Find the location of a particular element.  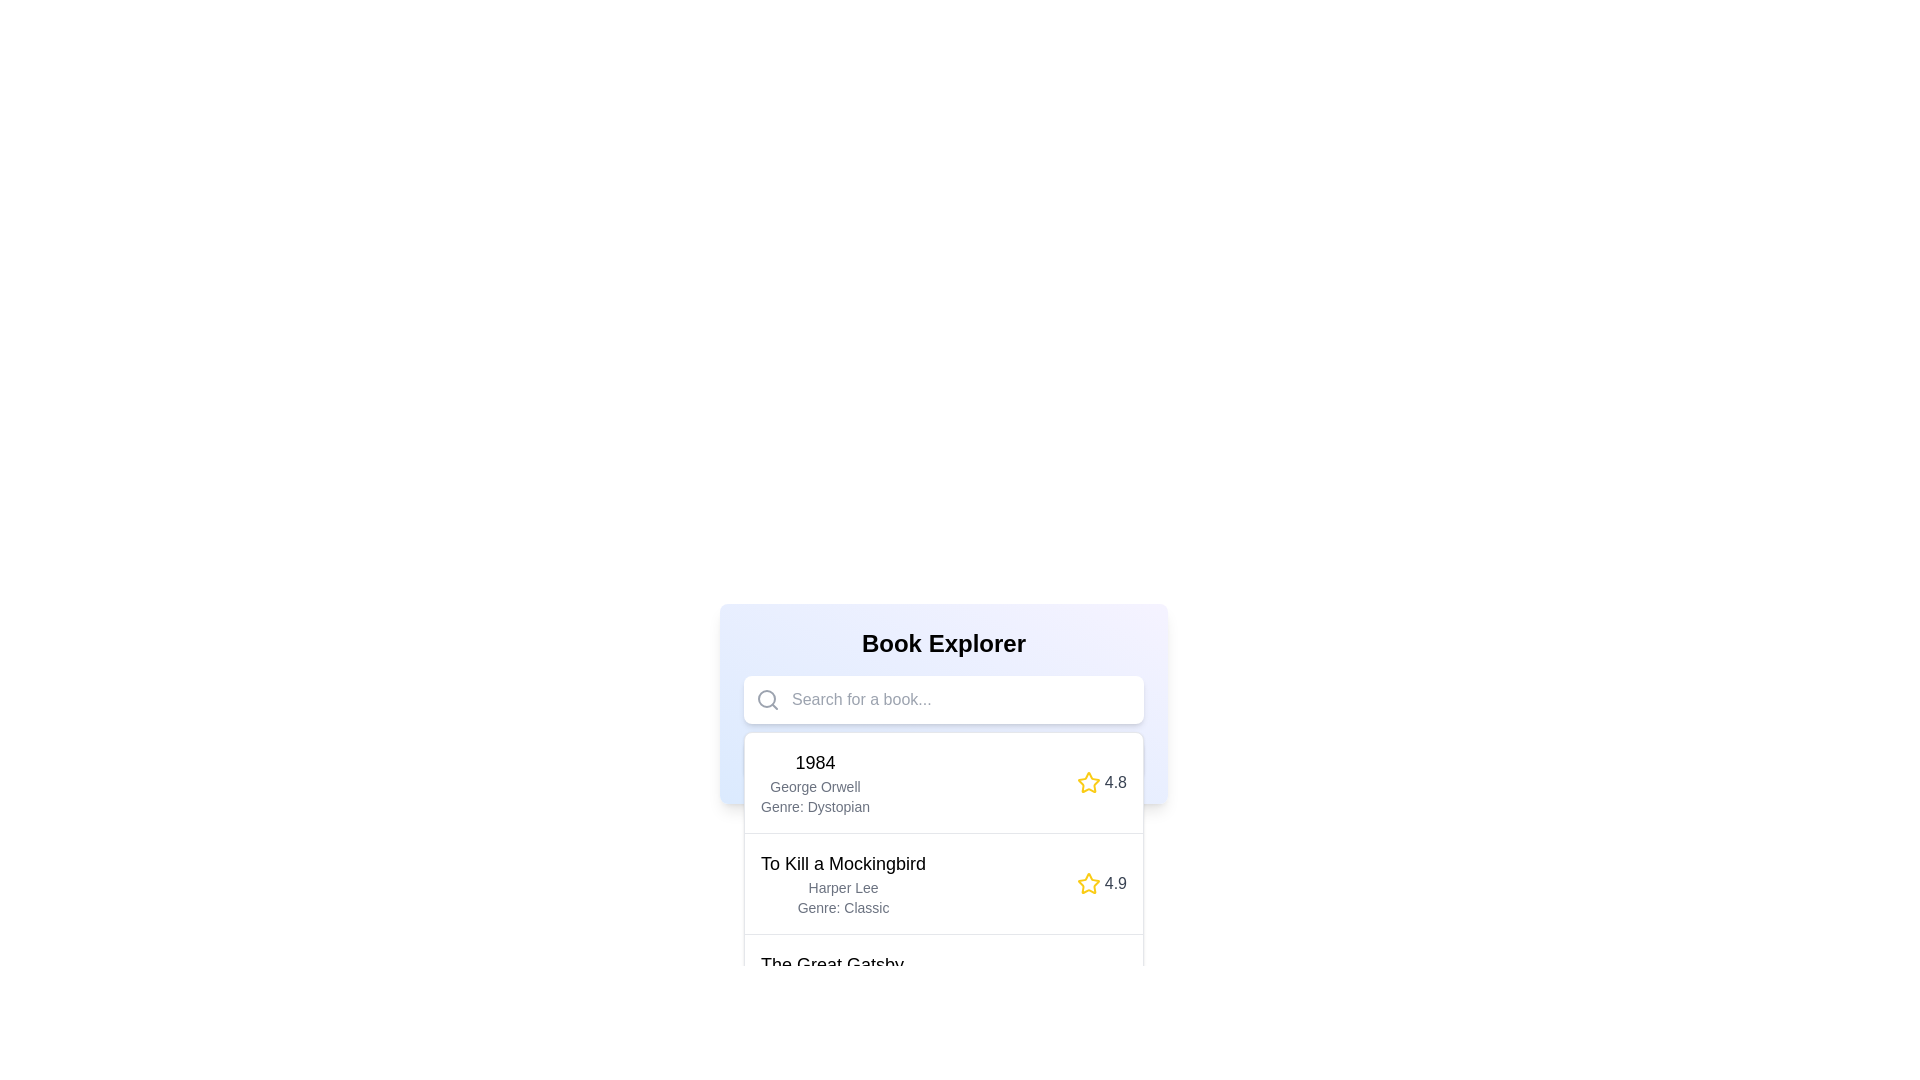

the text-based information display component that presents details about the book 'To Kill a Mockingbird', located in the second row of book entries is located at coordinates (843, 882).